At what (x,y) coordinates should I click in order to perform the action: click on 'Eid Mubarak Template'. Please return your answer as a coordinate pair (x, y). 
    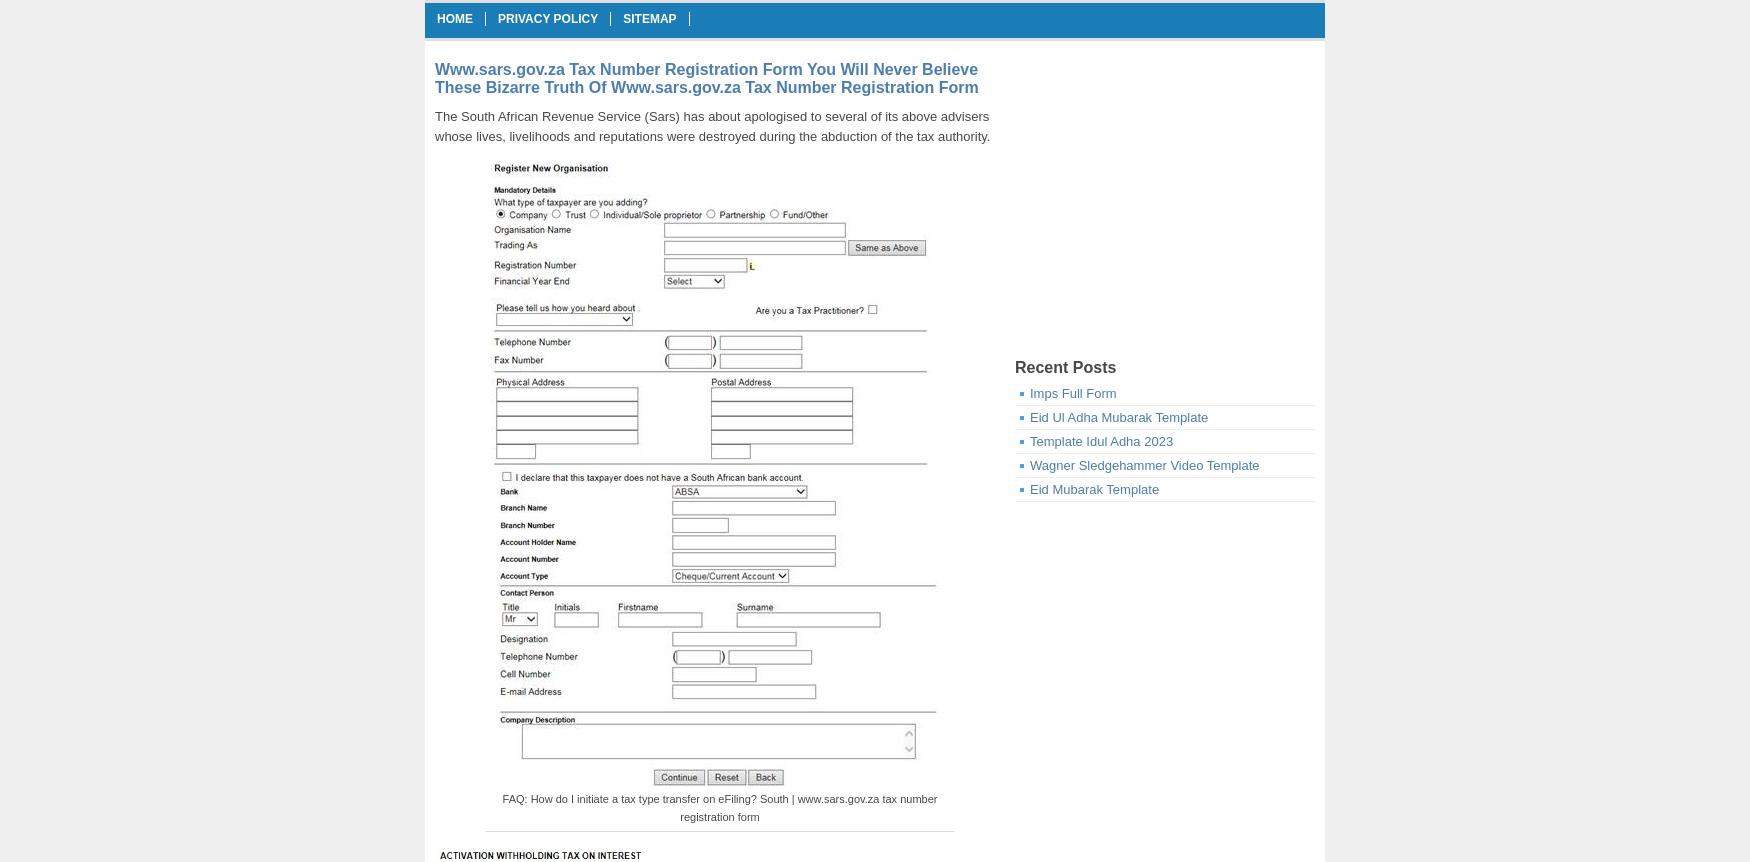
    Looking at the image, I should click on (1094, 489).